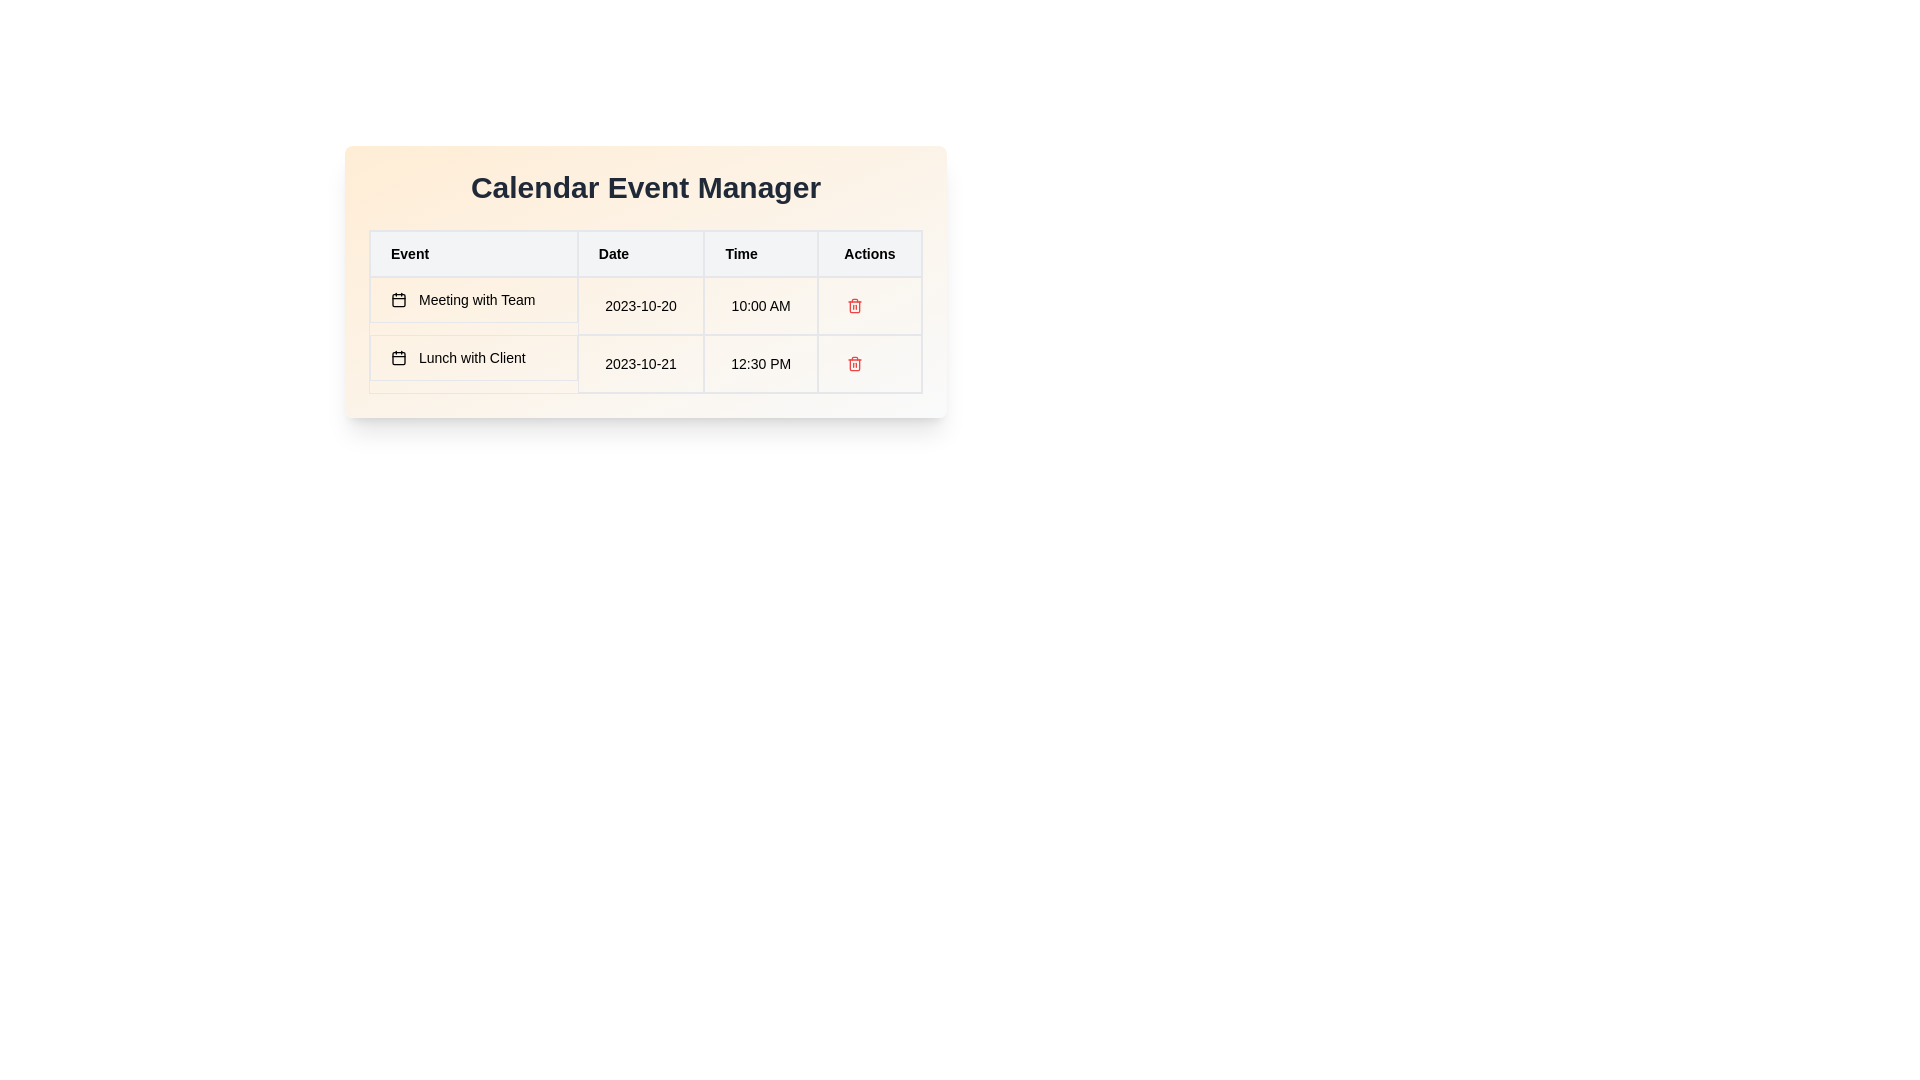 The width and height of the screenshot is (1920, 1080). What do you see at coordinates (472, 300) in the screenshot?
I see `the Text label with an icon located in the first row of the table under the 'Event' column, positioned to the left of the date and time columns` at bounding box center [472, 300].